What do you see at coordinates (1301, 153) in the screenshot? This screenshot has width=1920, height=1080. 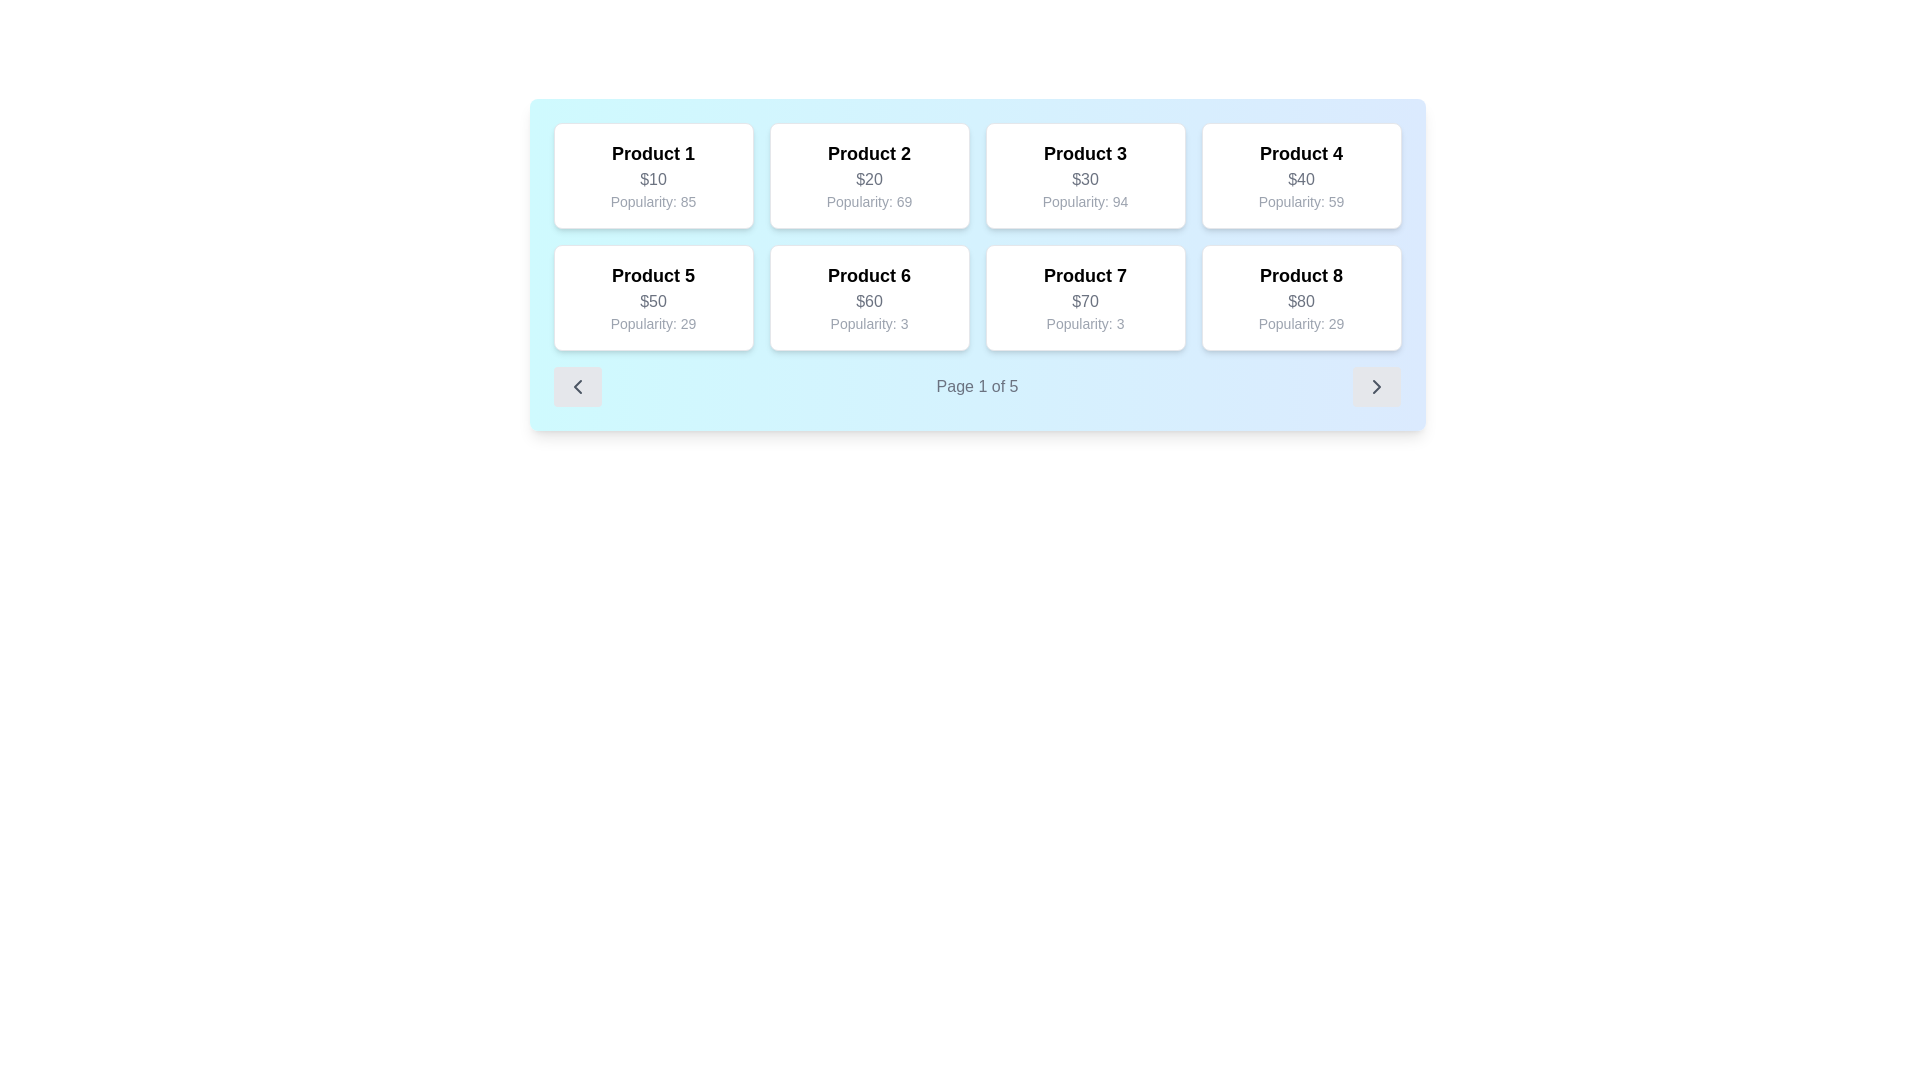 I see `the text label displaying 'Product 4' in bold, large font within a white card that has rounded corners, located in the second row and second column of the grid layout` at bounding box center [1301, 153].